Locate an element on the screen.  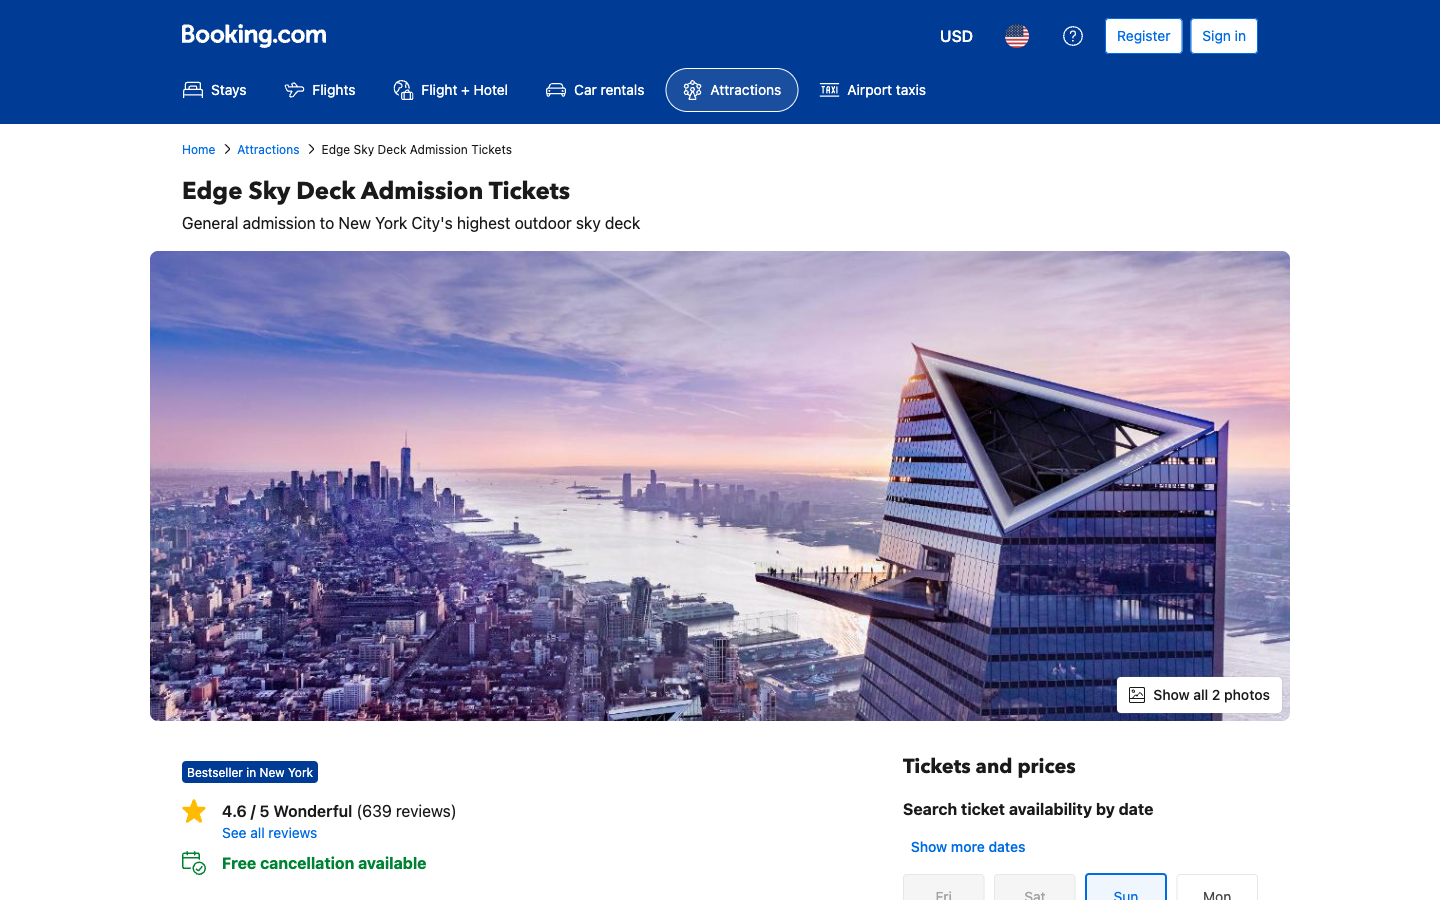
Transition to airplane ticket portal is located at coordinates (319, 89).